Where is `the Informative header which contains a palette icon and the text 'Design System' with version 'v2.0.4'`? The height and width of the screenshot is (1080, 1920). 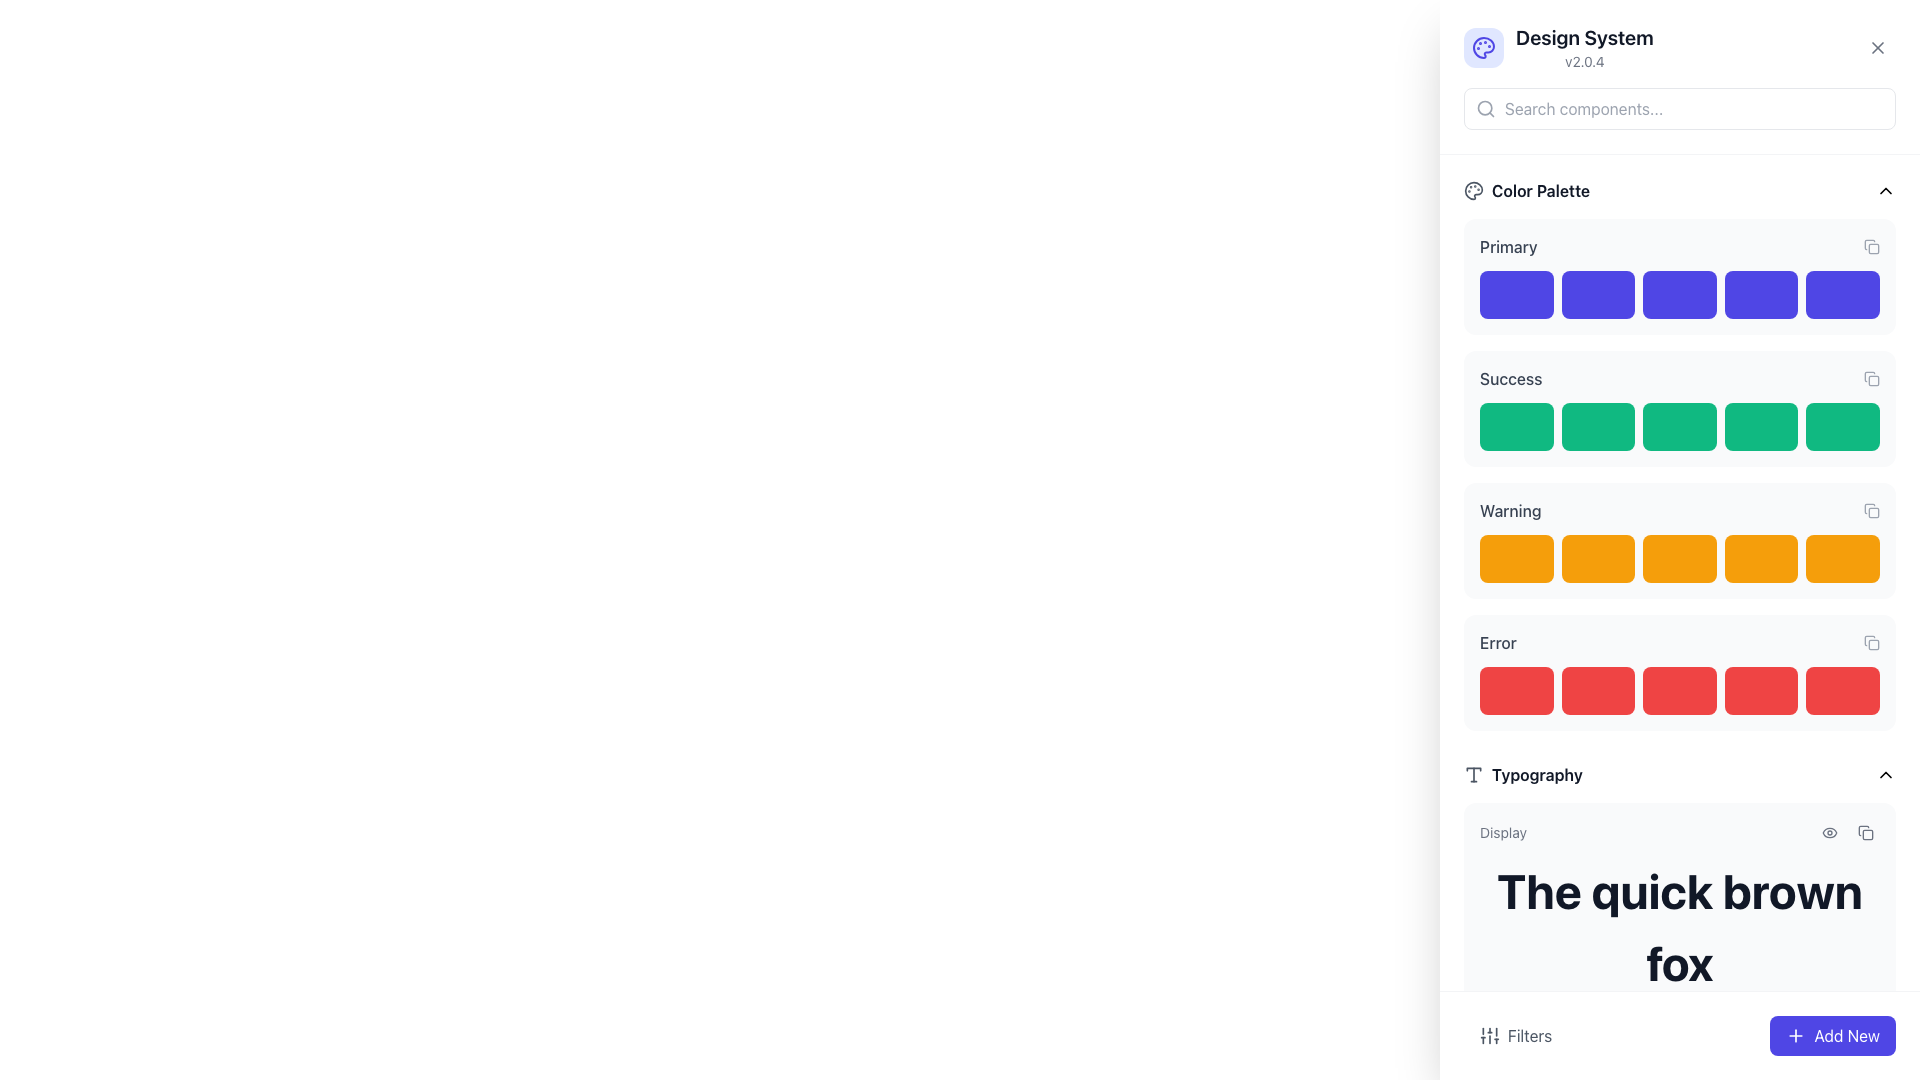 the Informative header which contains a palette icon and the text 'Design System' with version 'v2.0.4' is located at coordinates (1557, 46).